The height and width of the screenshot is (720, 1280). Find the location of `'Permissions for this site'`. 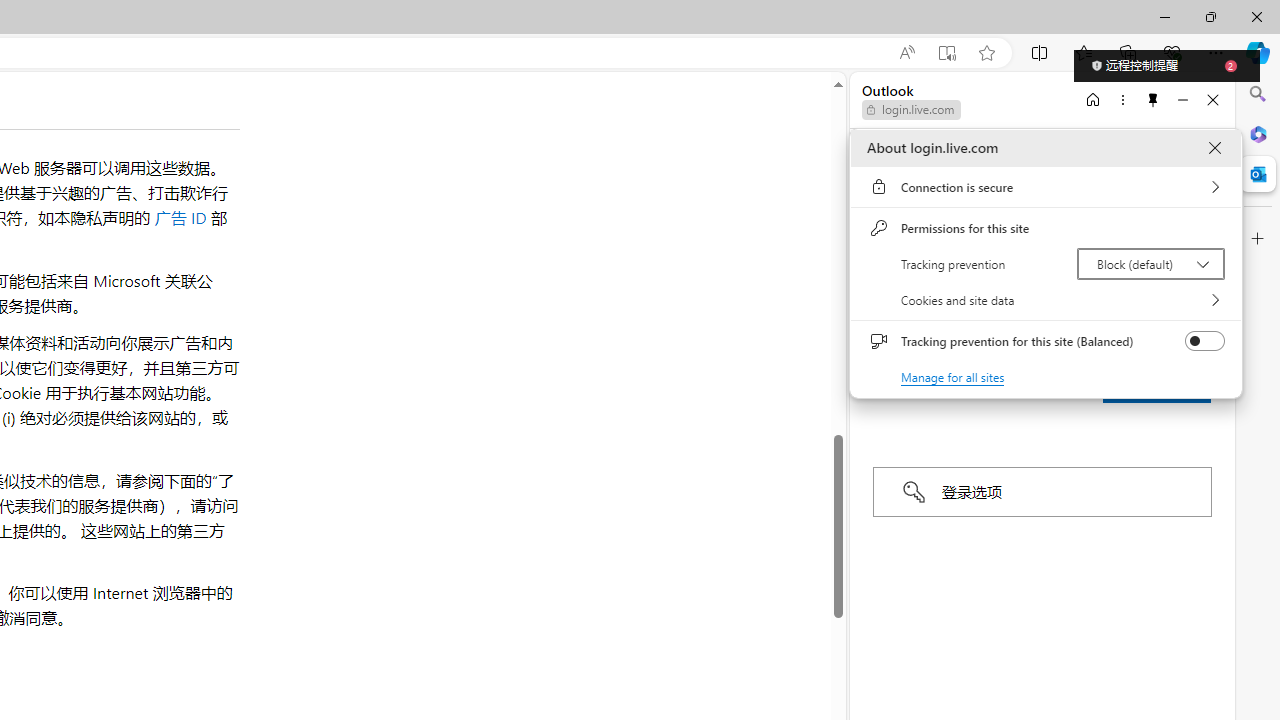

'Permissions for this site' is located at coordinates (1045, 227).